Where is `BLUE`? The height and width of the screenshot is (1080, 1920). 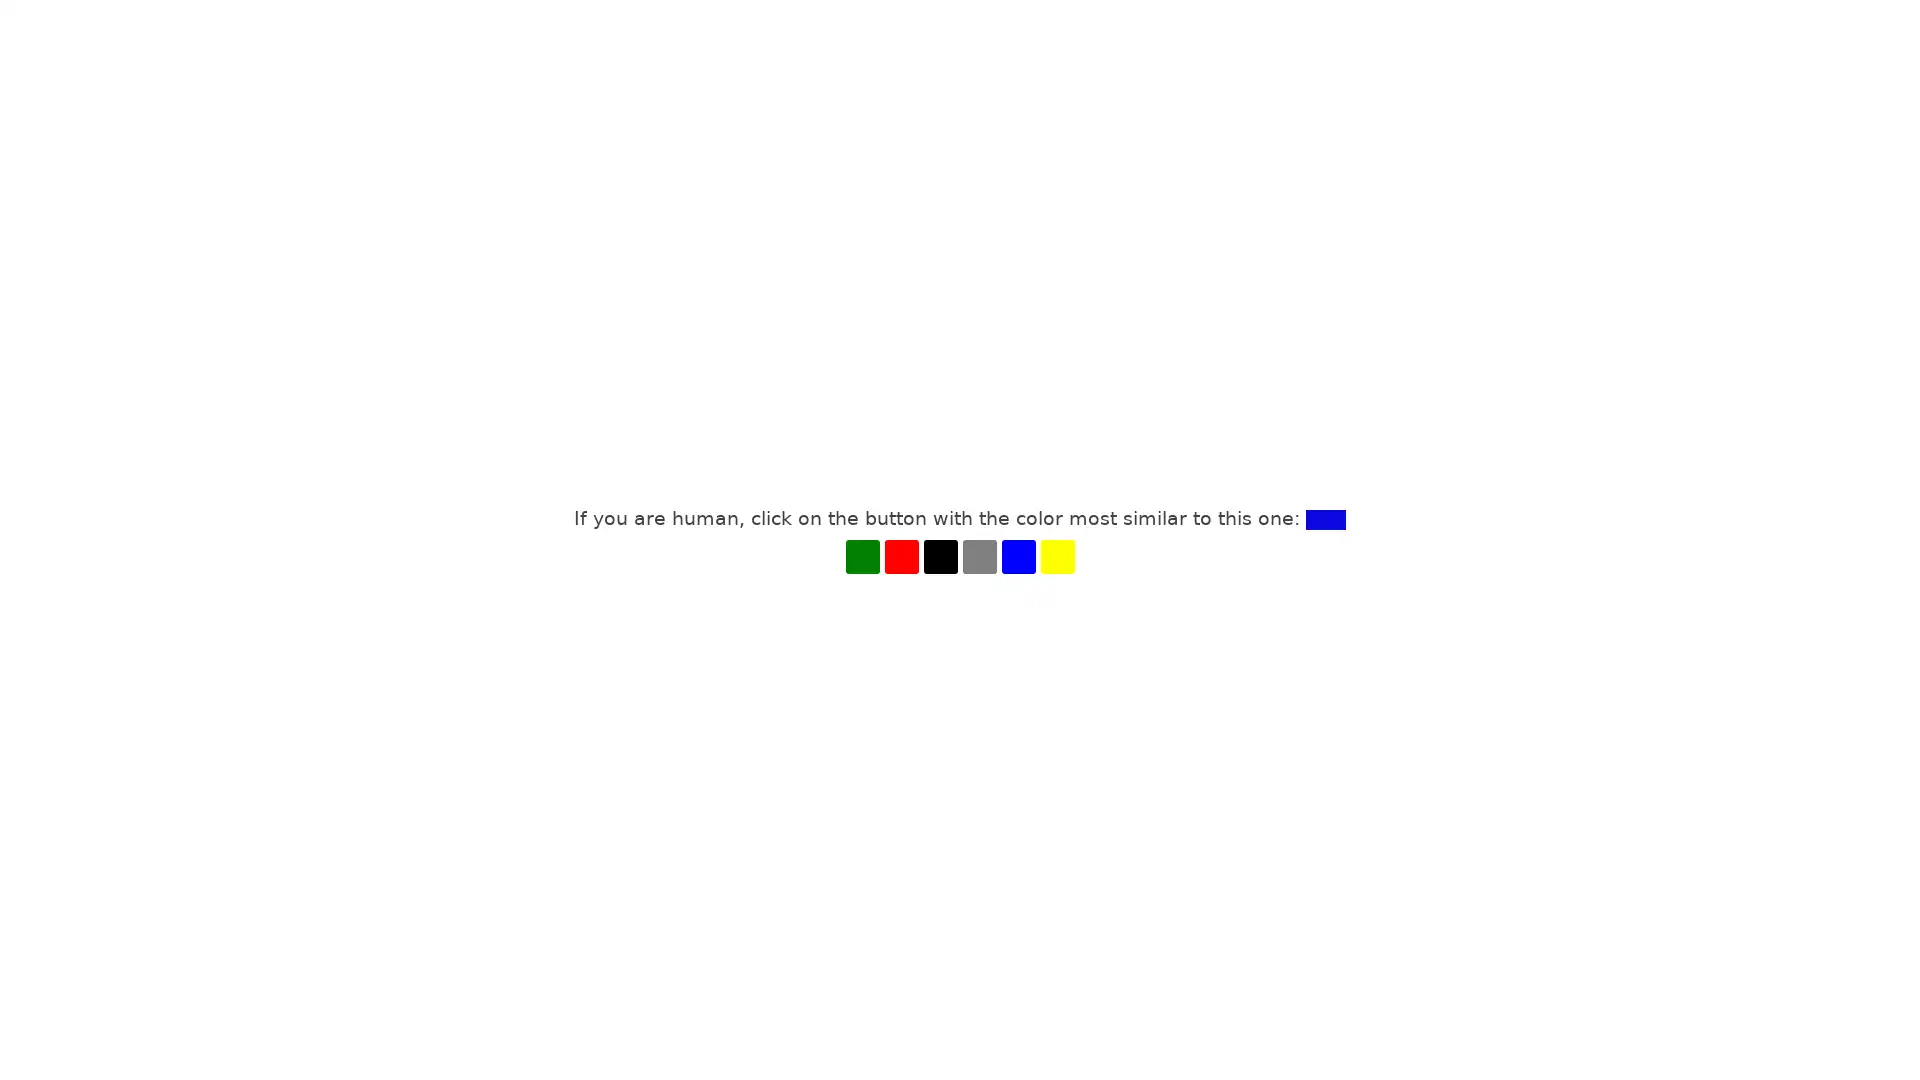
BLUE is located at coordinates (1017, 555).